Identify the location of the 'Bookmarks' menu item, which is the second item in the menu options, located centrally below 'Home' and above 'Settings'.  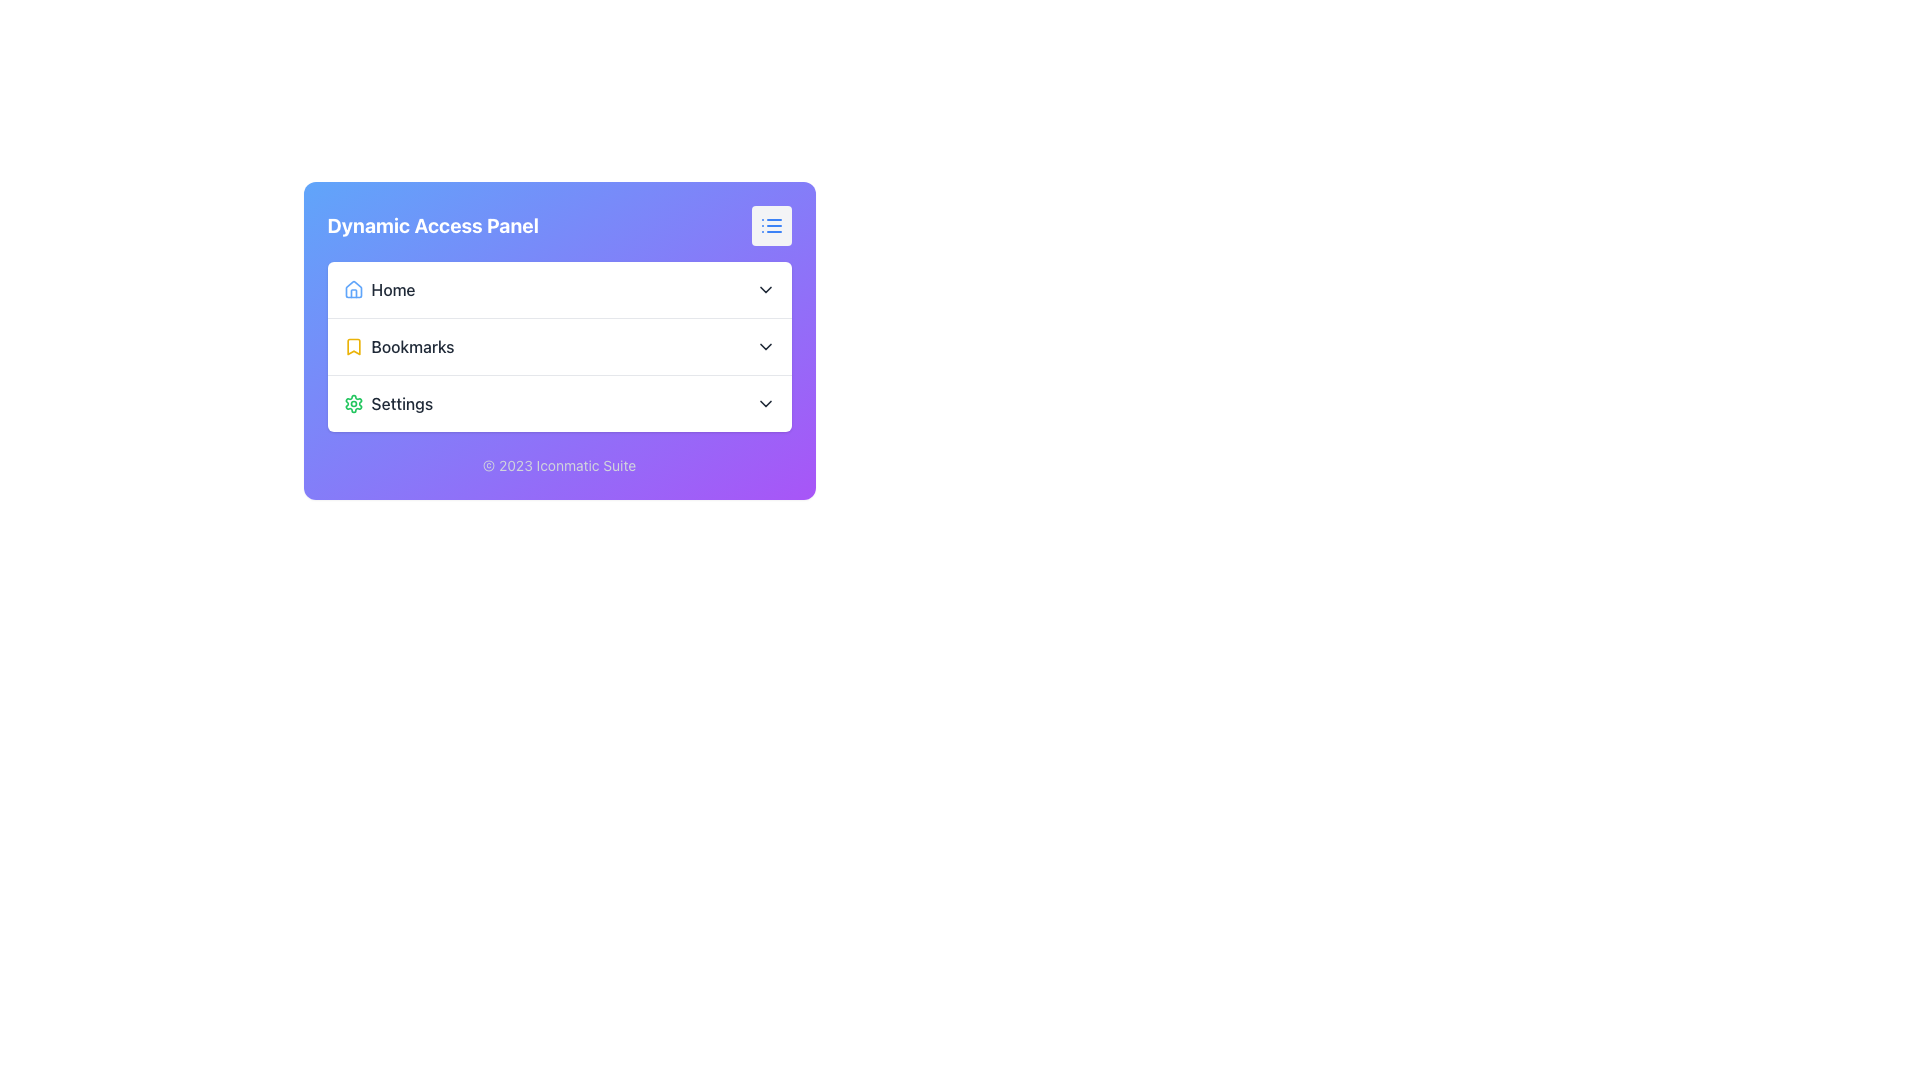
(559, 345).